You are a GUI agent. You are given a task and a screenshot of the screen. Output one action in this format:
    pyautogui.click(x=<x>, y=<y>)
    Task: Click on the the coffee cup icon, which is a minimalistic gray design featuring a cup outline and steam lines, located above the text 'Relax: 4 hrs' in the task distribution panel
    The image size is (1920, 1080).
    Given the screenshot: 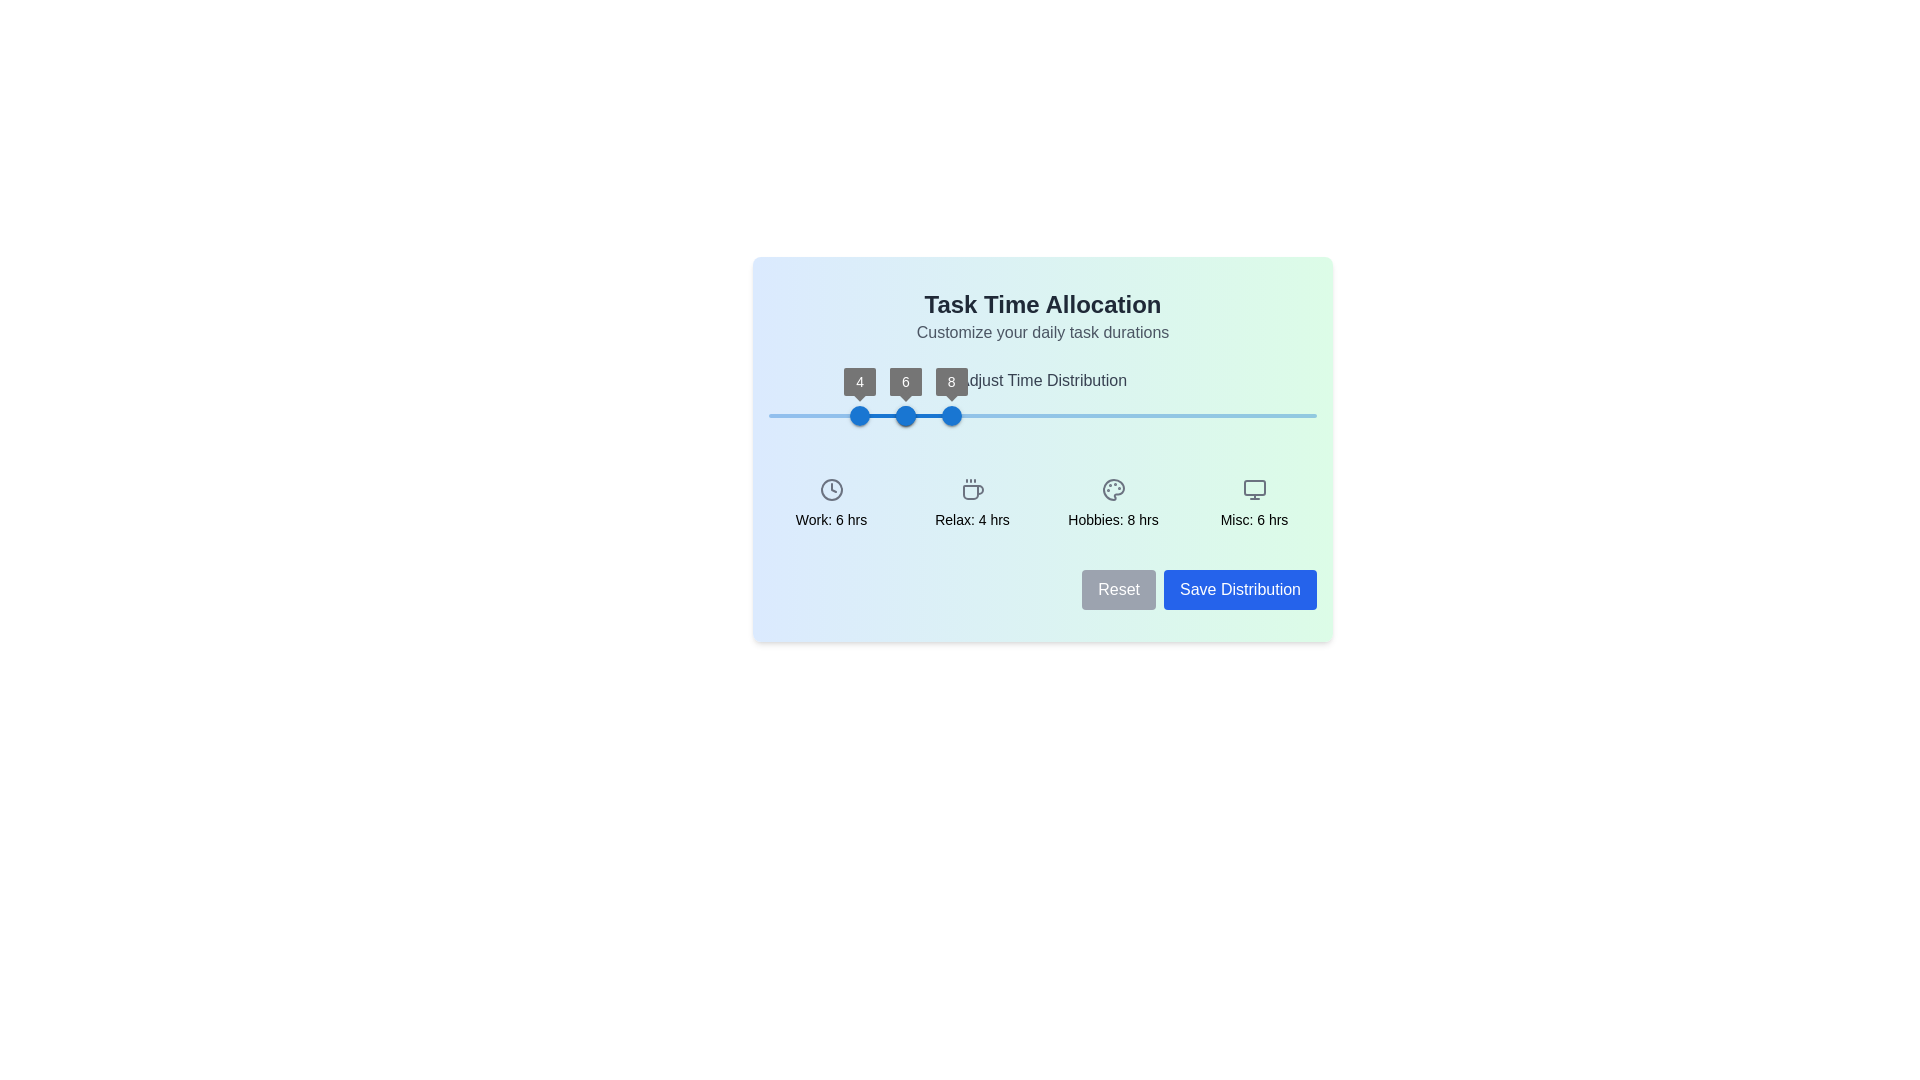 What is the action you would take?
    pyautogui.click(x=972, y=489)
    